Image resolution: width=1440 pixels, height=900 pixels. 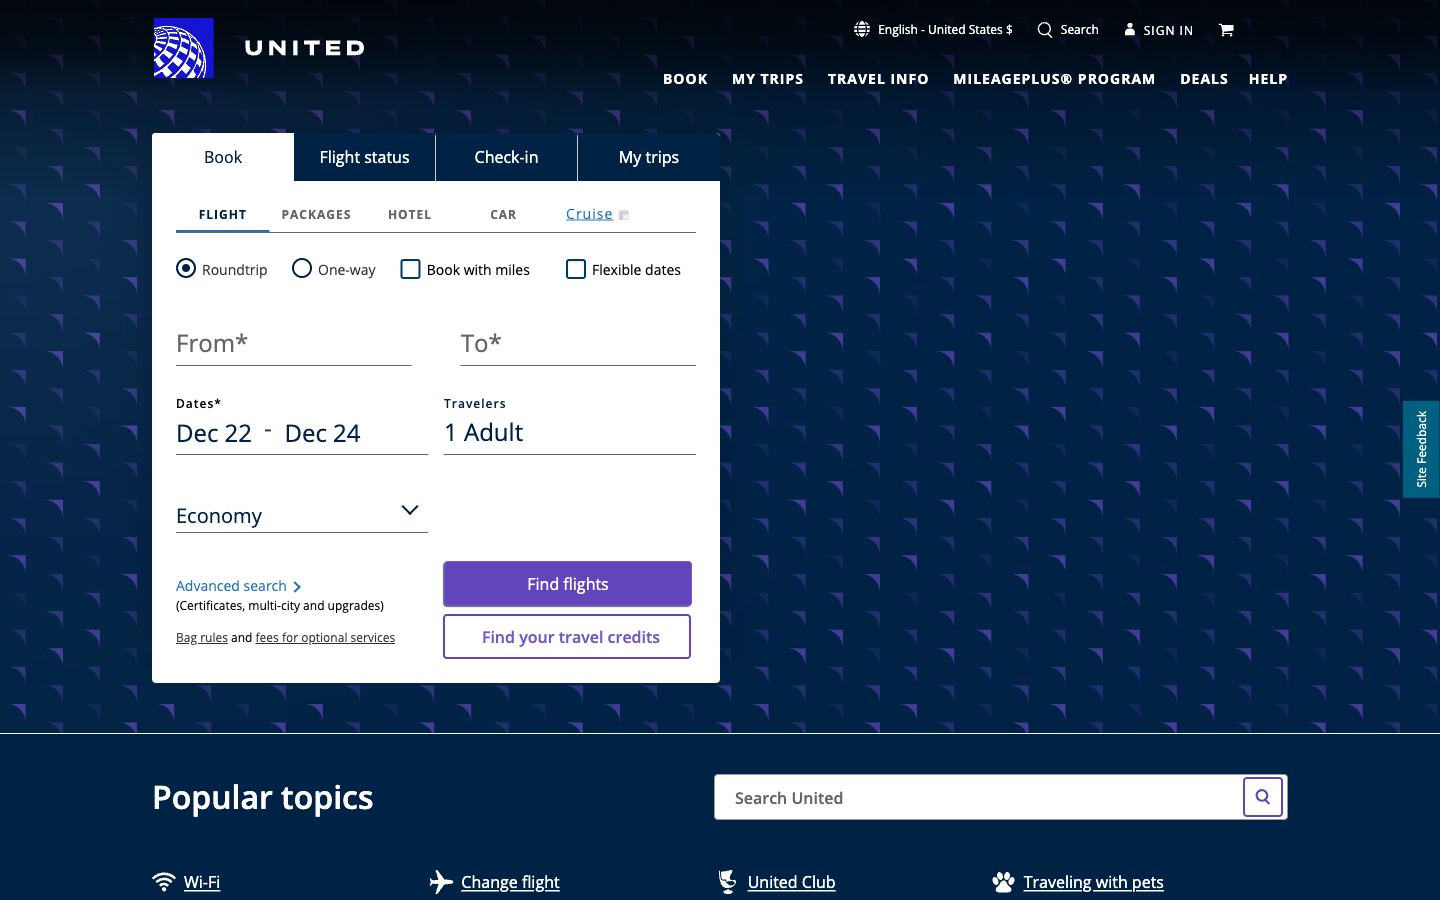 I want to click on shopping cart, so click(x=1227, y=27).